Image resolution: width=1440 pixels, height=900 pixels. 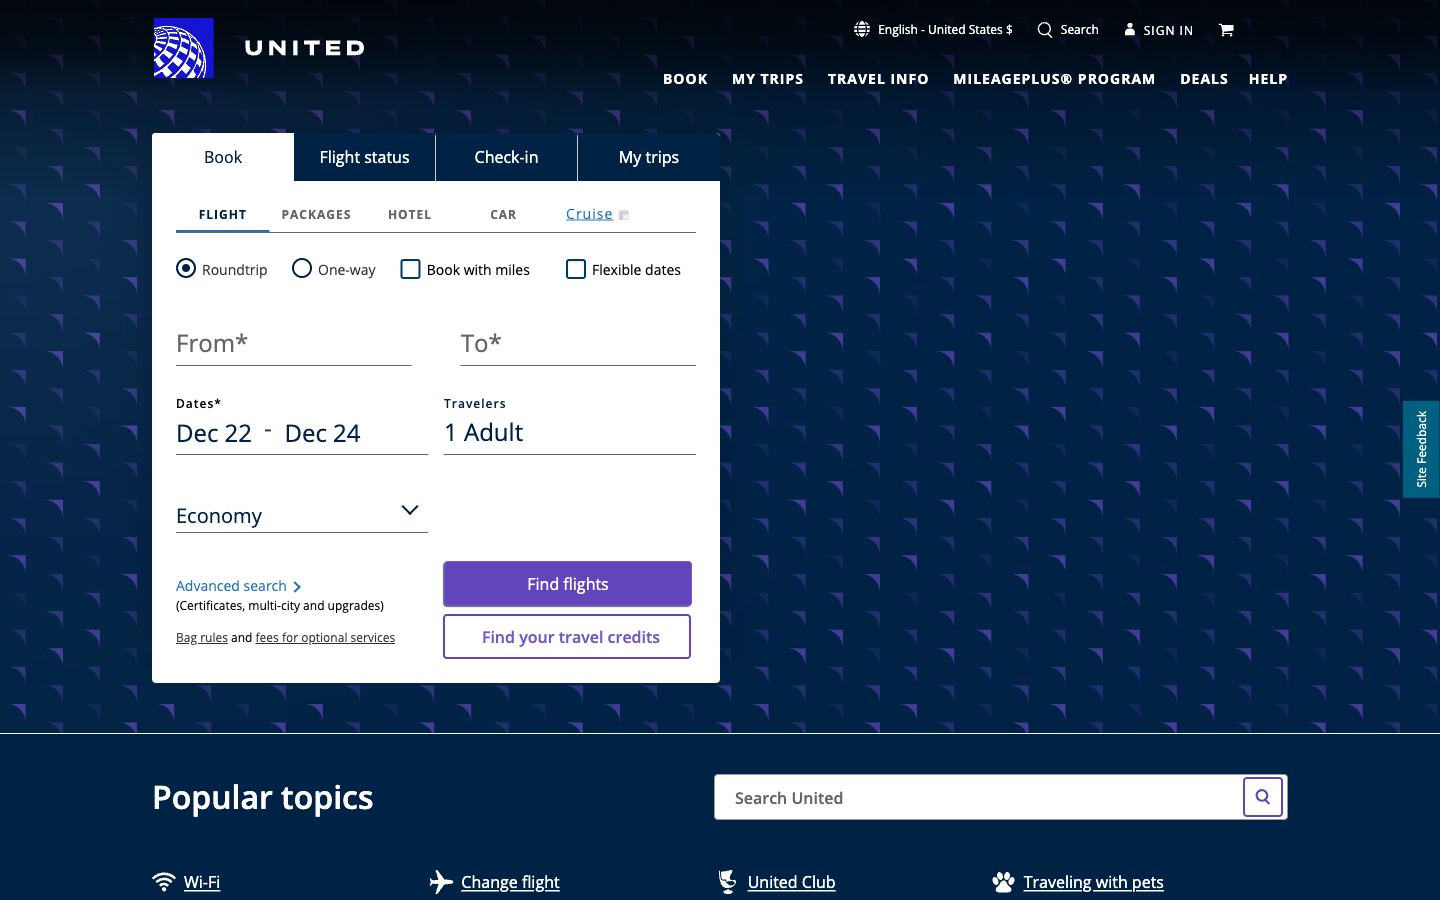 I want to click on shopping cart, so click(x=1227, y=27).